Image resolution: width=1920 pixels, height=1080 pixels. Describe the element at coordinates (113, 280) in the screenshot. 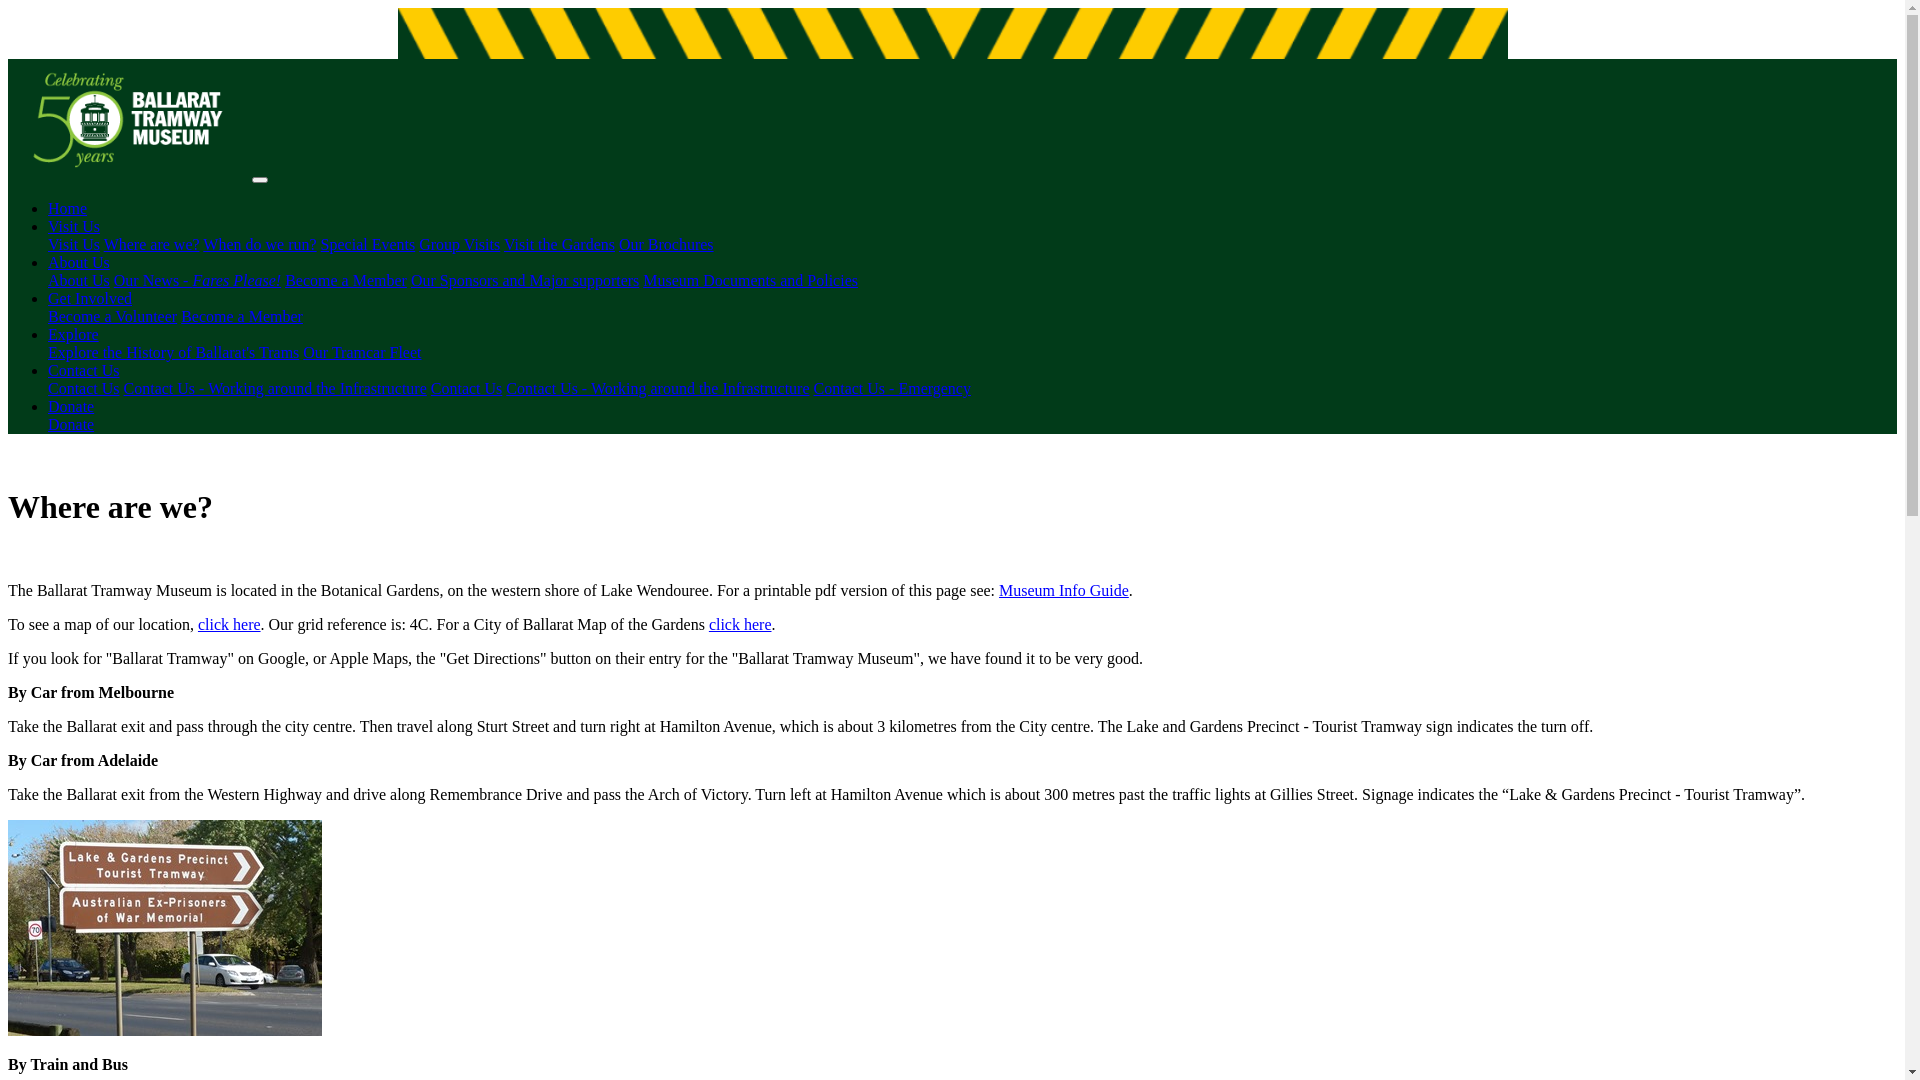

I see `'Our News - Fares Please!'` at that location.